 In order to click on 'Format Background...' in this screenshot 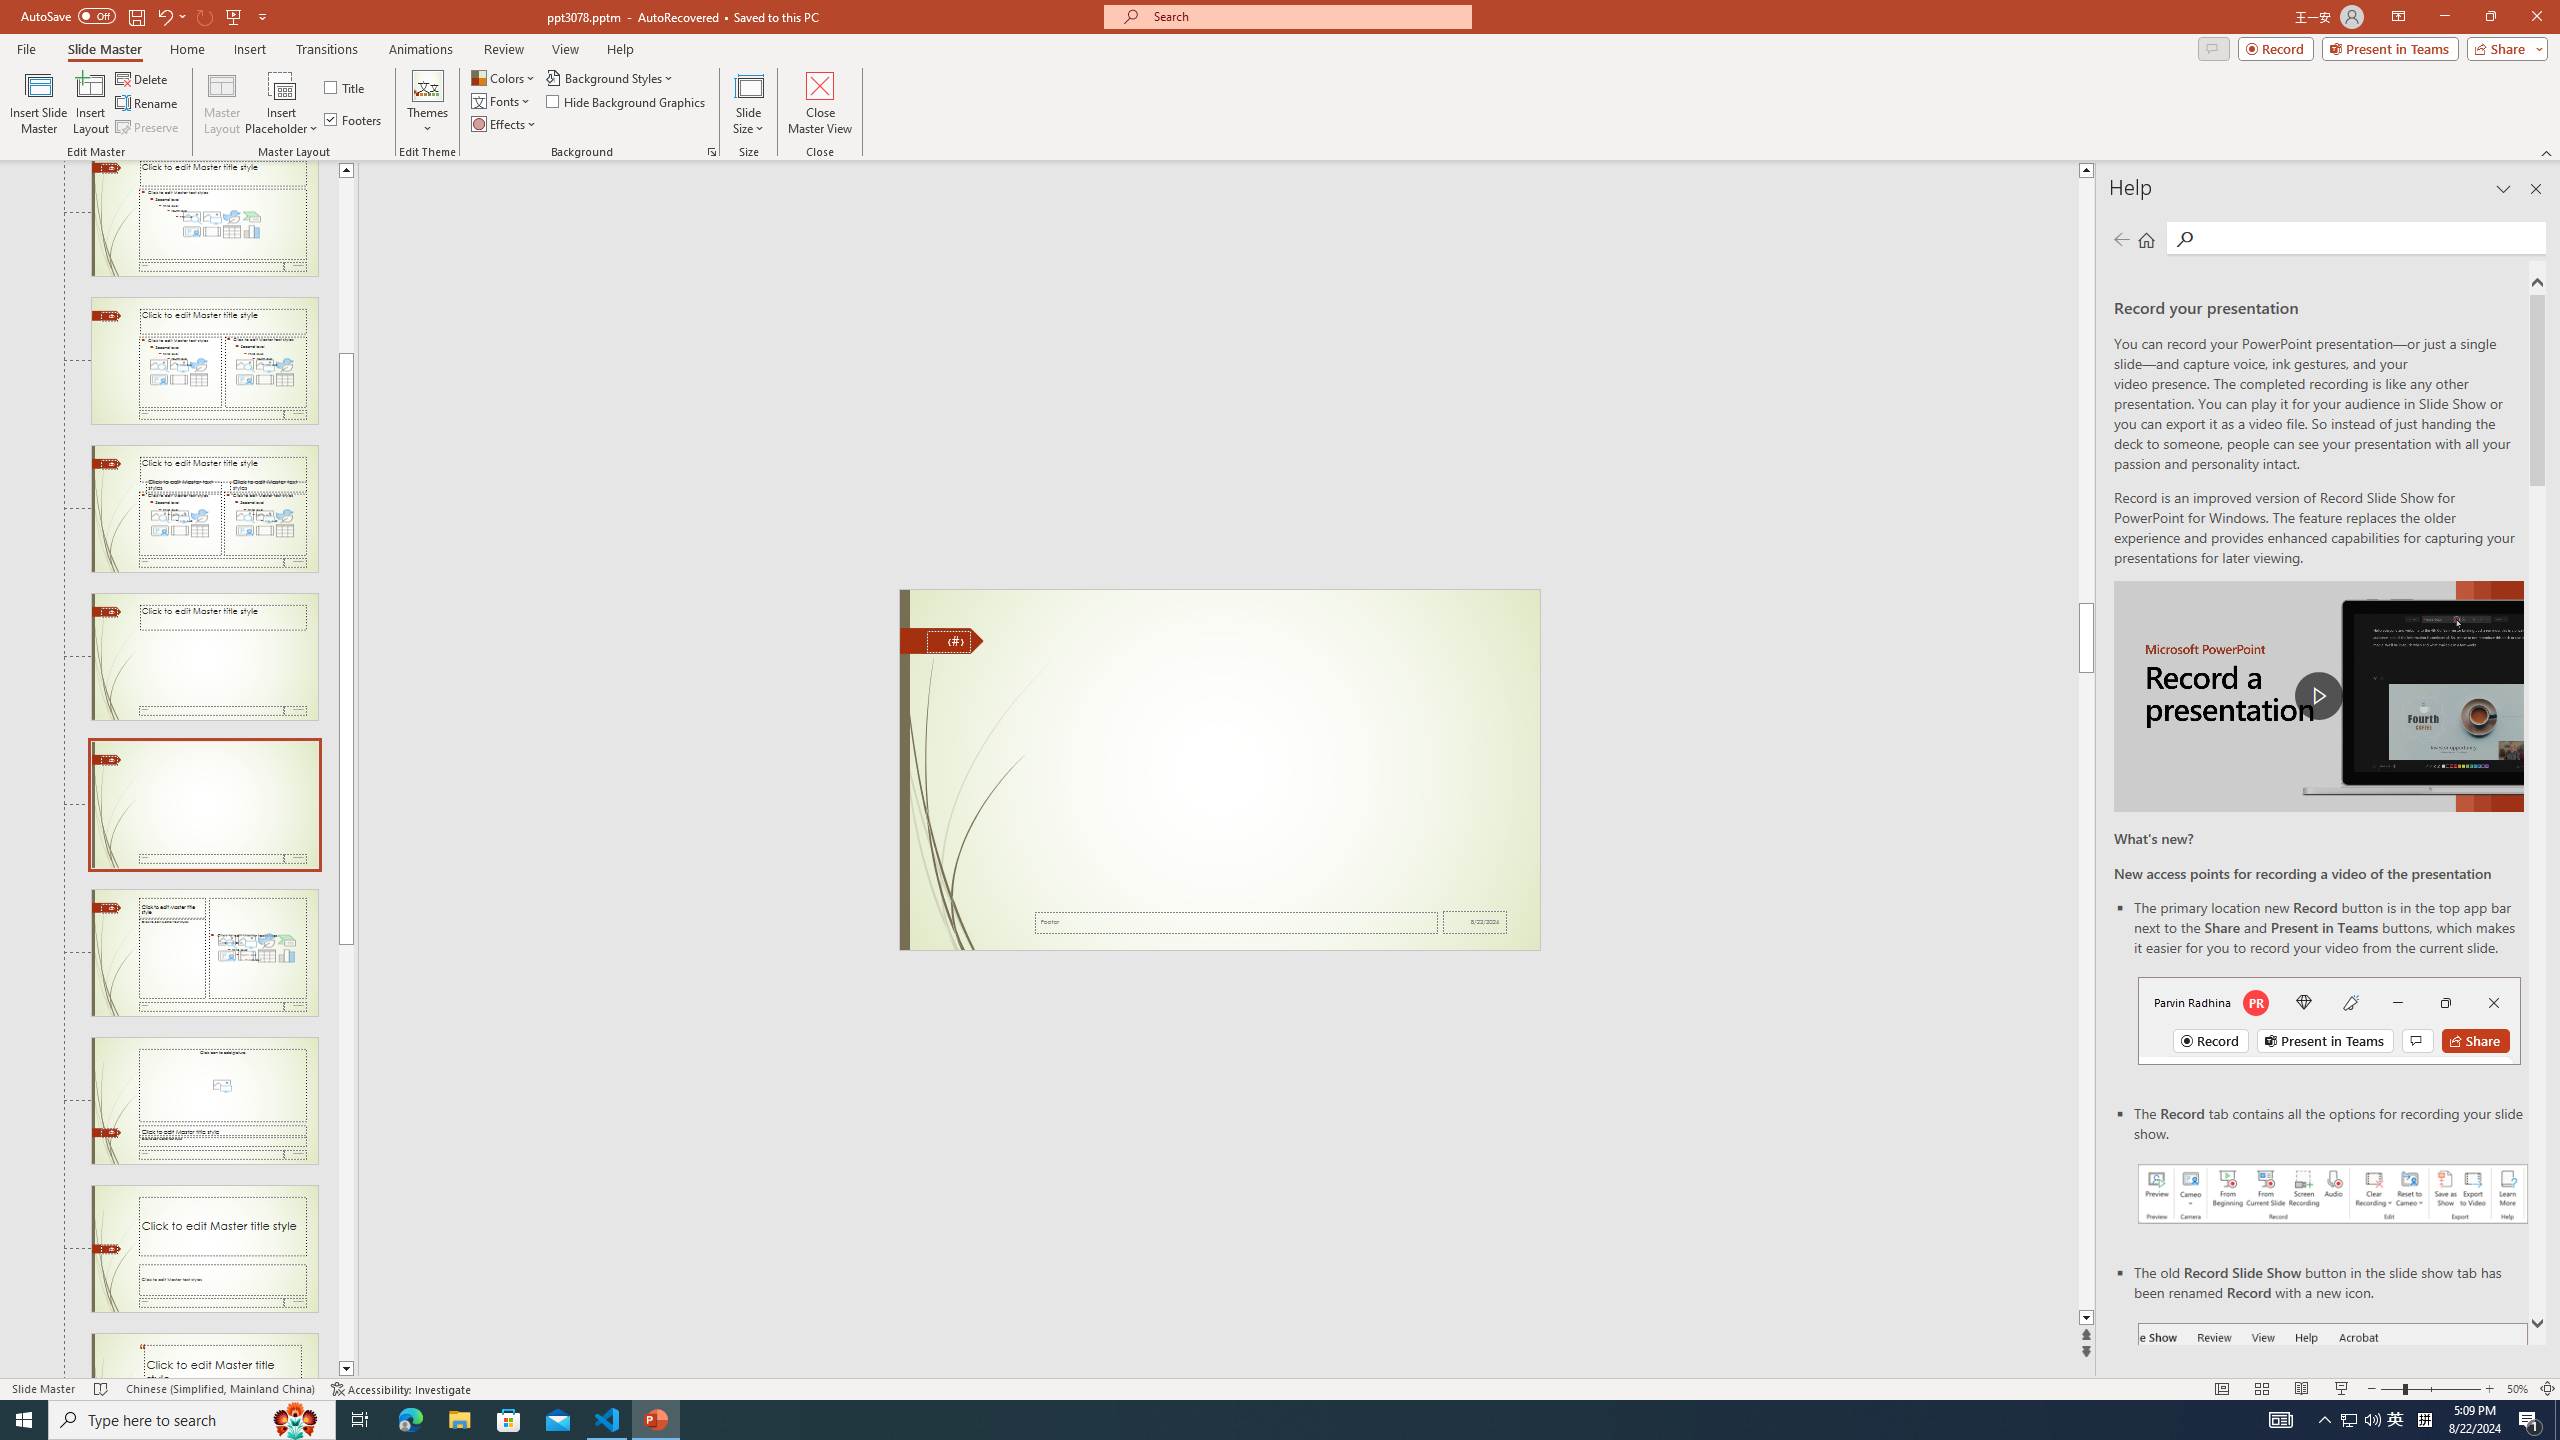, I will do `click(710, 150)`.